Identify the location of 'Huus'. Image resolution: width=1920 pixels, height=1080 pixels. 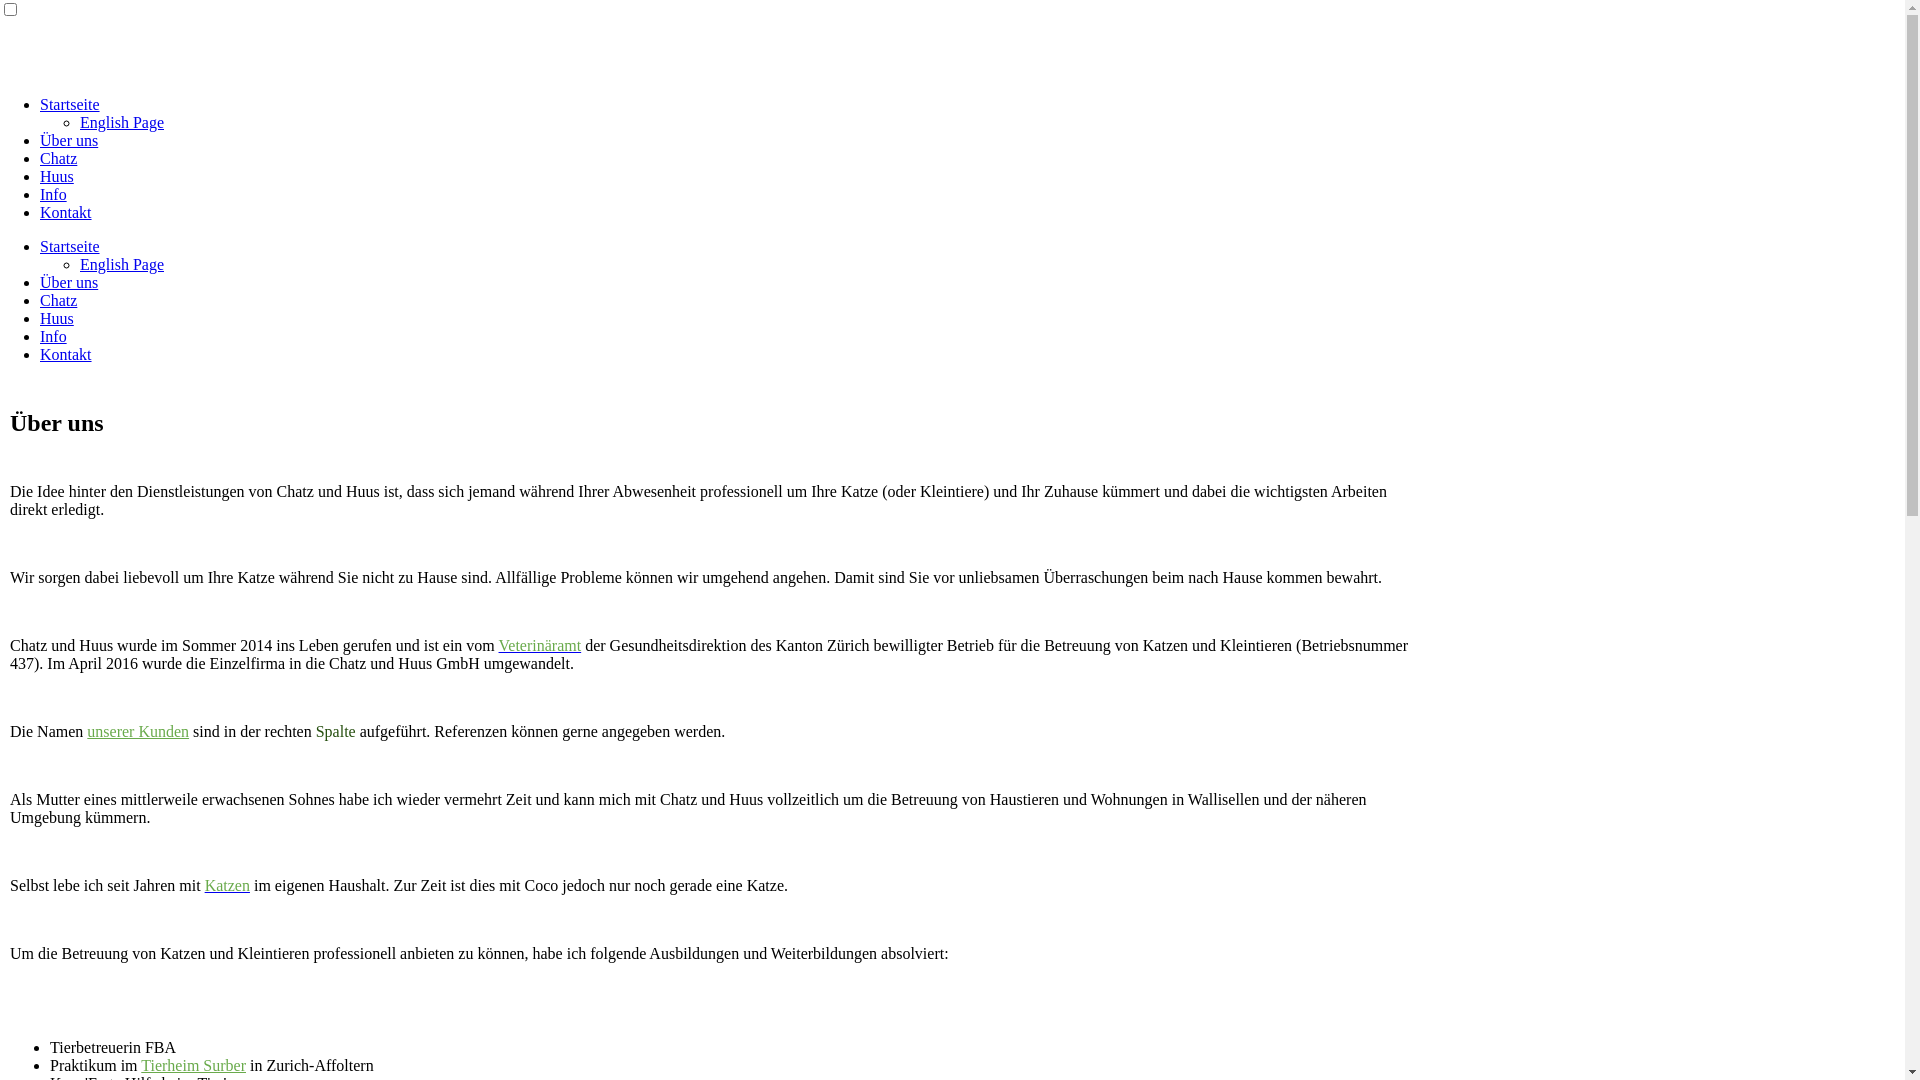
(57, 317).